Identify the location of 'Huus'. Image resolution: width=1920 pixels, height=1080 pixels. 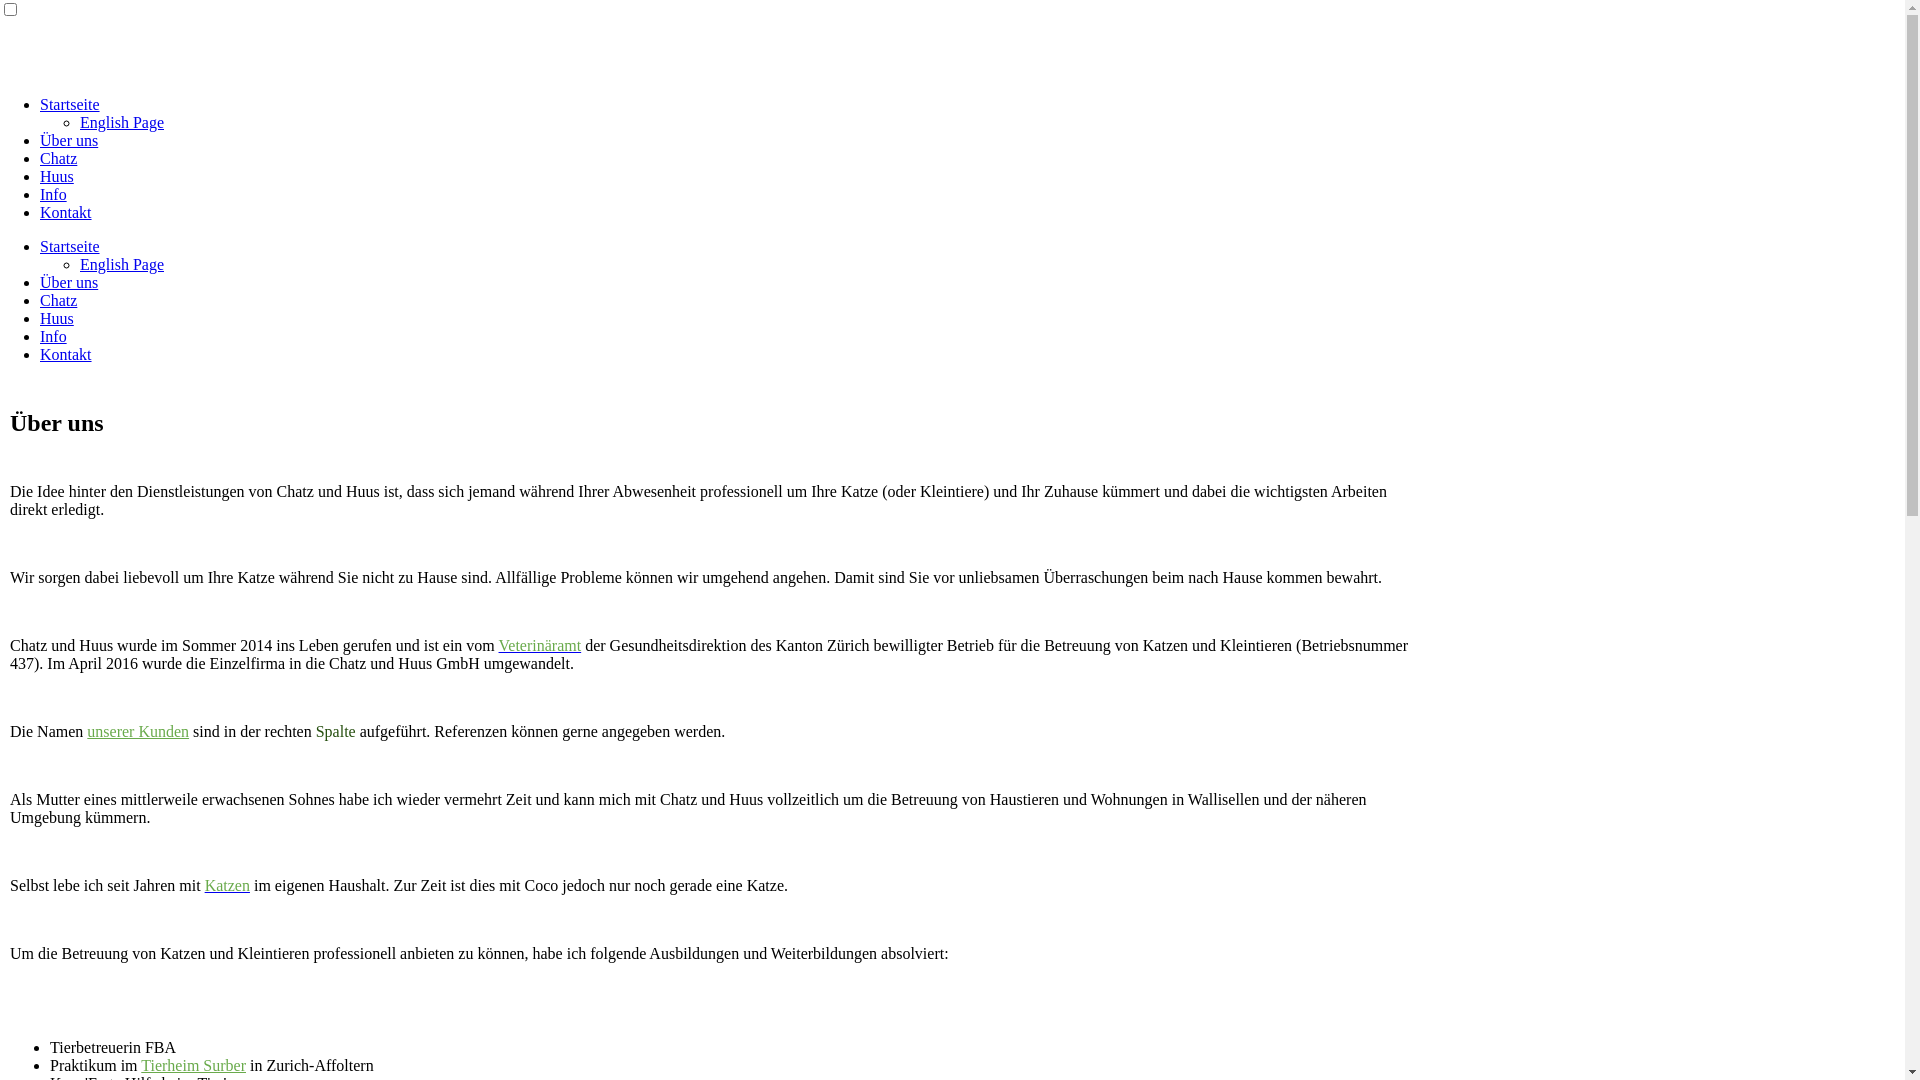
(57, 317).